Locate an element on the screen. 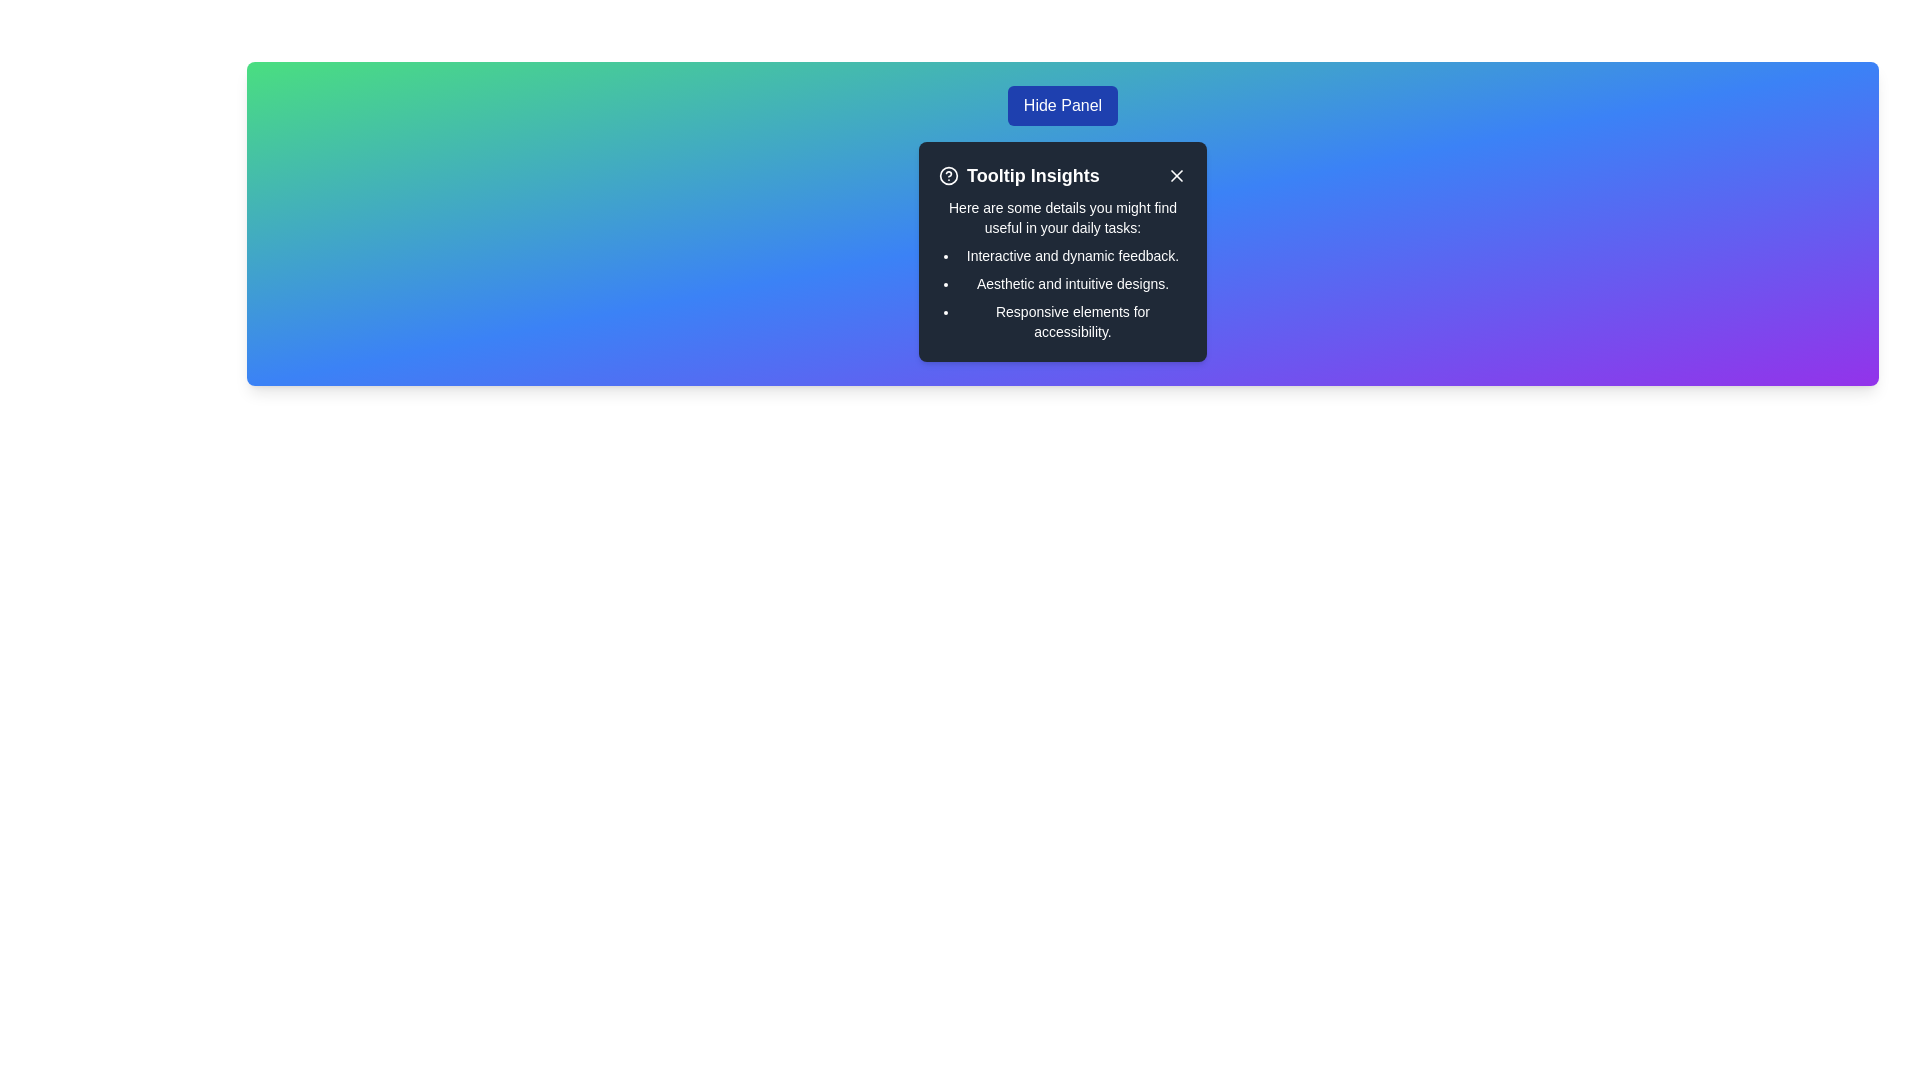 The width and height of the screenshot is (1920, 1080). the second item in a bulleted list that serves as static text, providing descriptive information within a tooltip overlay is located at coordinates (1072, 284).